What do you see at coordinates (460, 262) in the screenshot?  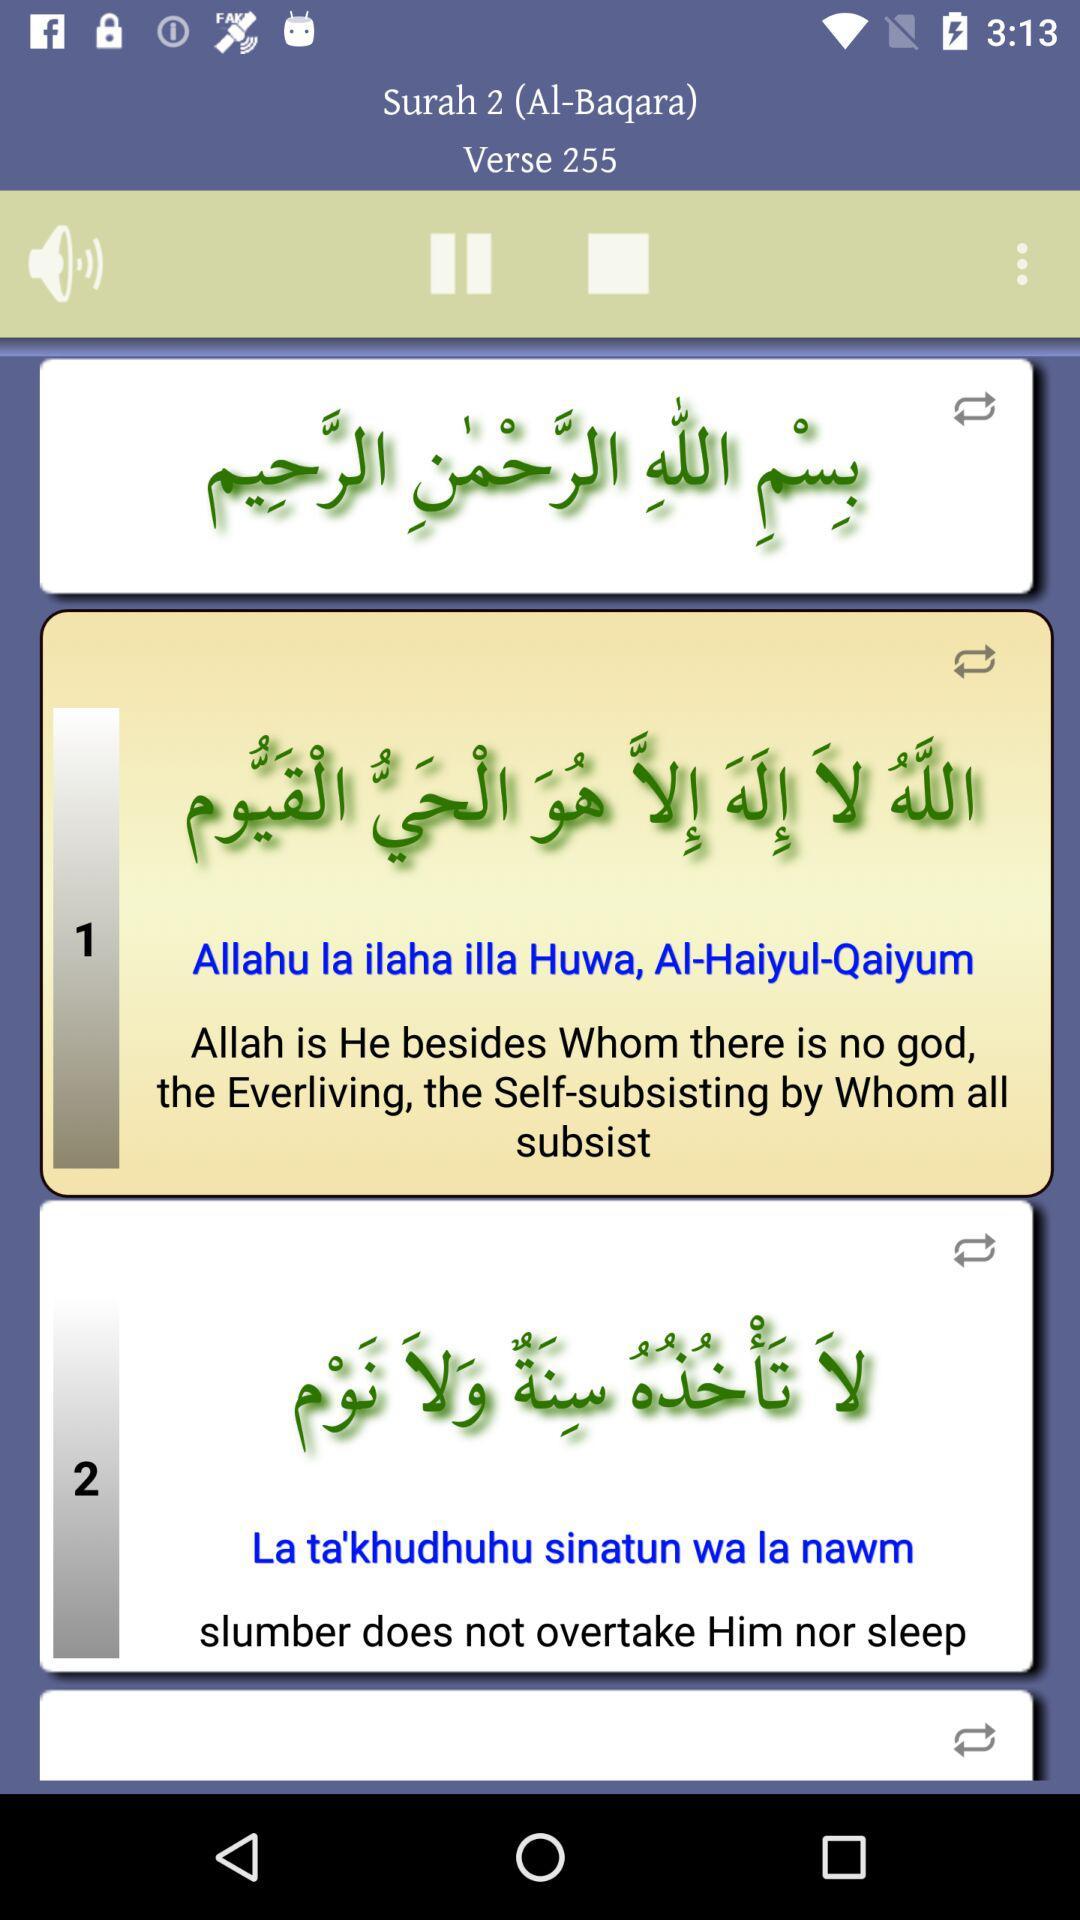 I see `the item below surah 2 al icon` at bounding box center [460, 262].